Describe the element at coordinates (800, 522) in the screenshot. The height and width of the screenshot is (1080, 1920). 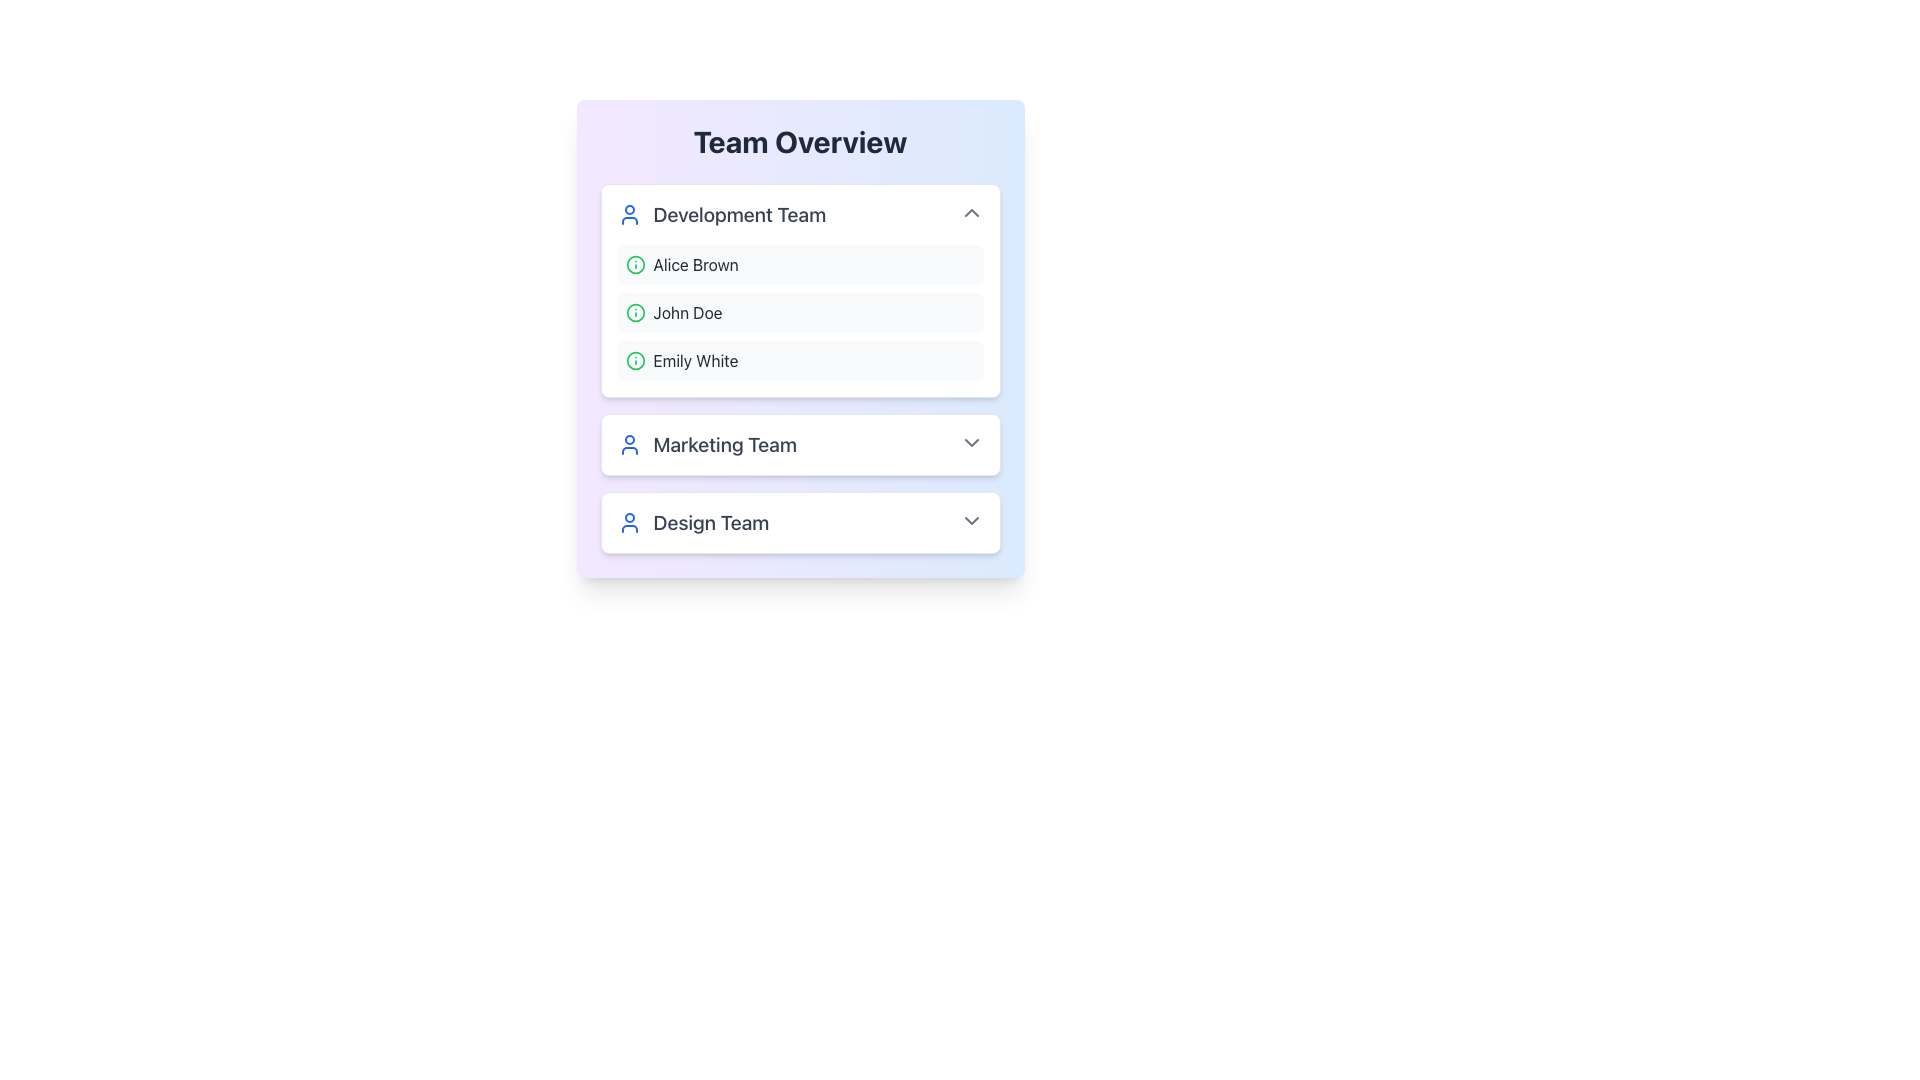
I see `the Interactive Dropdown Trigger element labeled 'Design Team'` at that location.